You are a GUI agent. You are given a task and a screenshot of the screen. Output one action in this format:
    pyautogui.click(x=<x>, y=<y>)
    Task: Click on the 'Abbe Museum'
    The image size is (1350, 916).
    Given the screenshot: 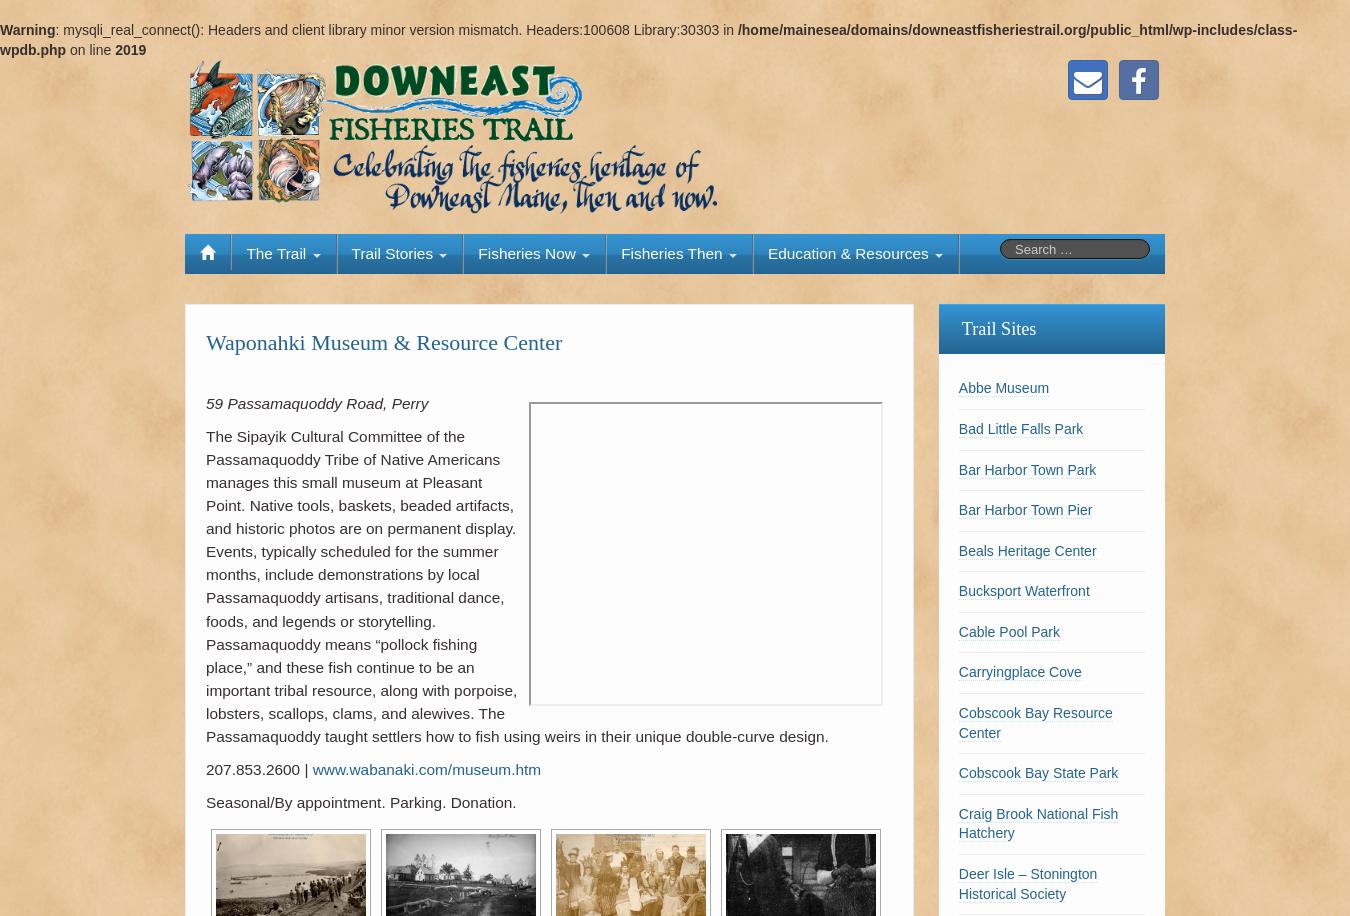 What is the action you would take?
    pyautogui.click(x=1002, y=388)
    